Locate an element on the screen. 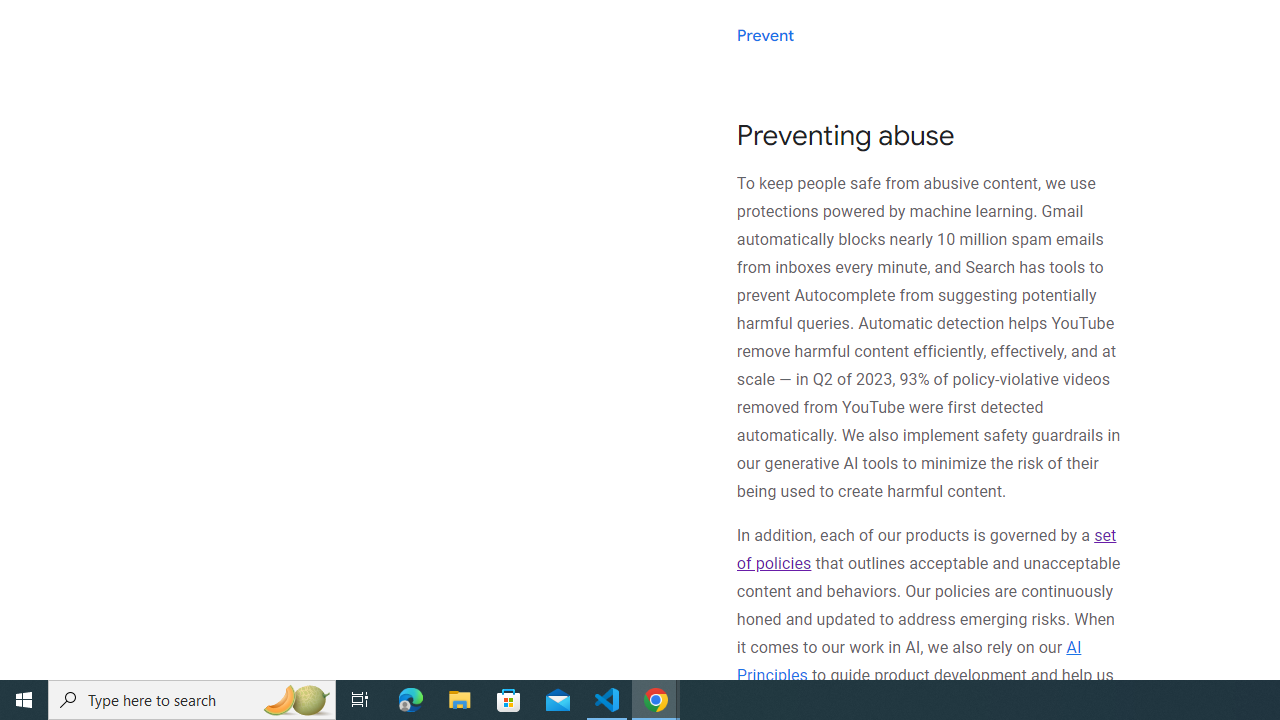  'Task View' is located at coordinates (359, 698).